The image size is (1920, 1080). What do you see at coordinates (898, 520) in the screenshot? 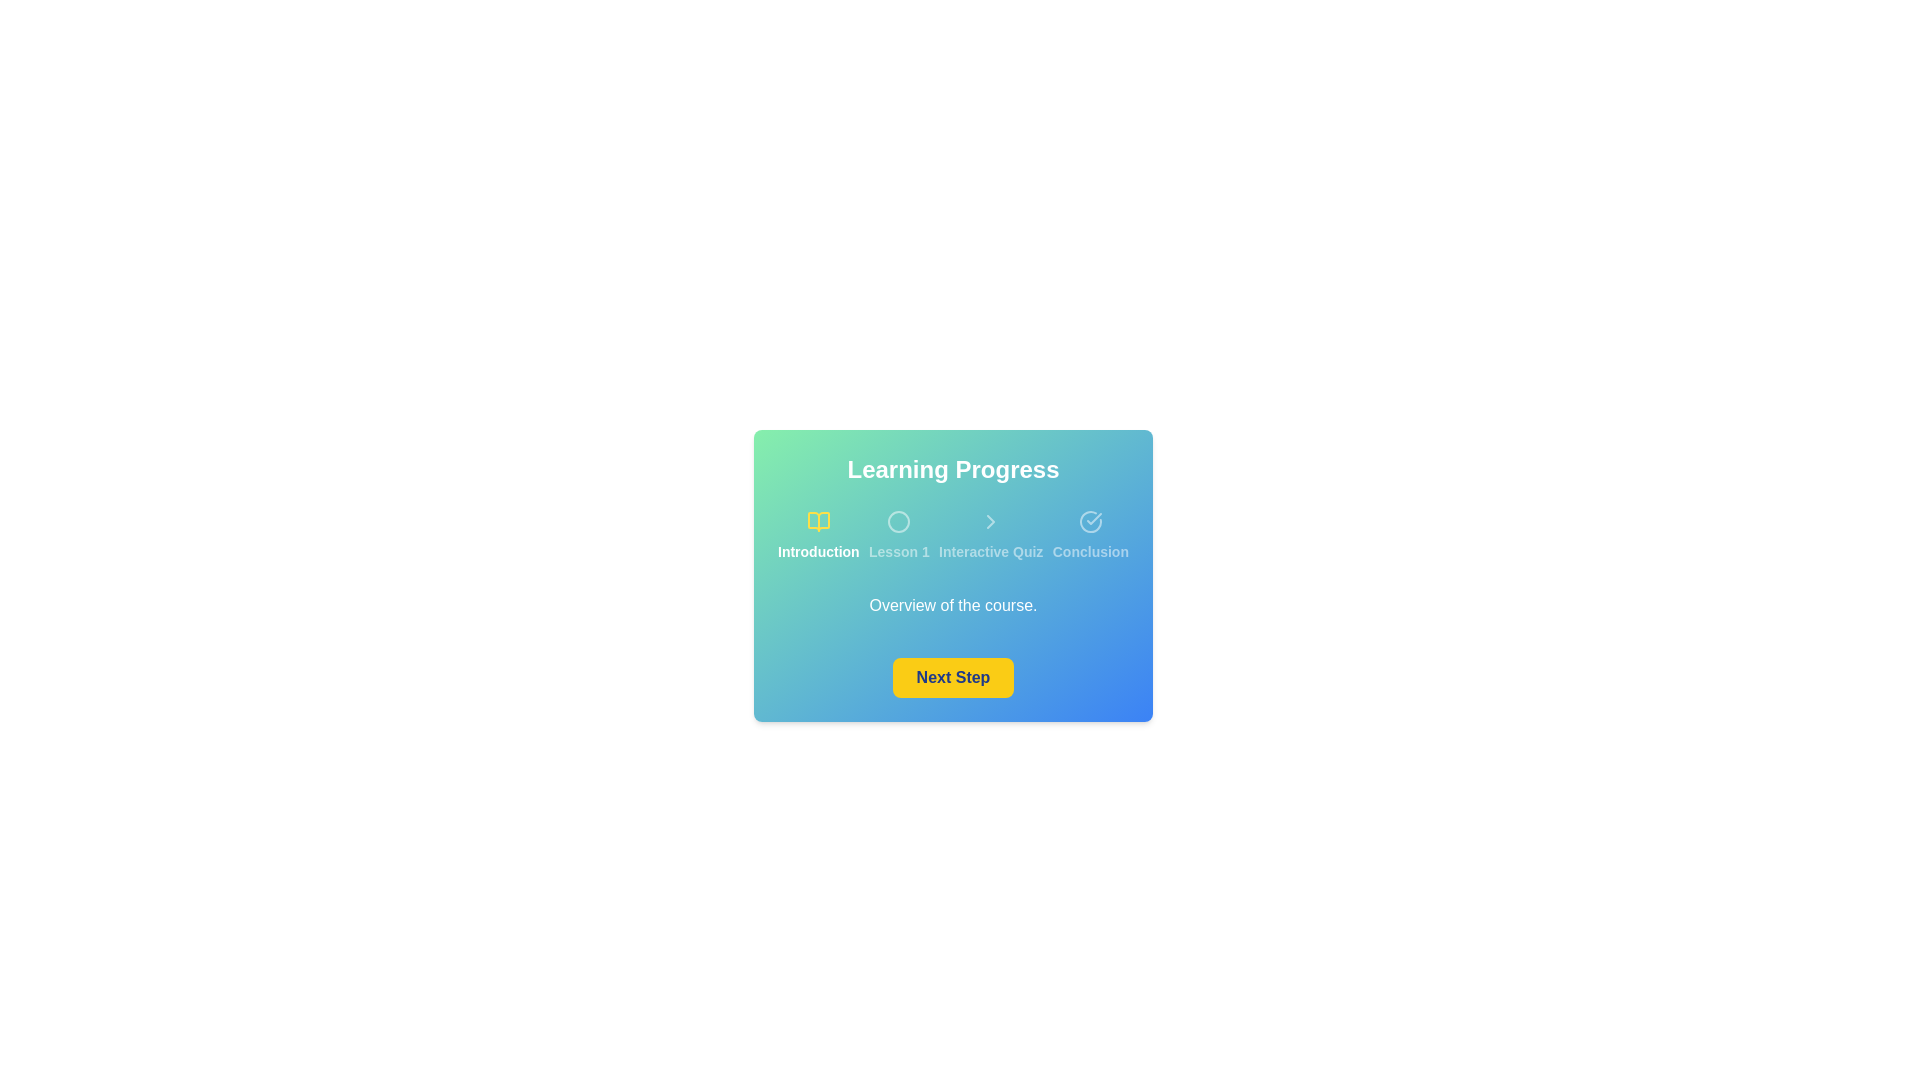
I see `the circular icon representing 'Lesson 1', which indicates the progression of a specific stage` at bounding box center [898, 520].